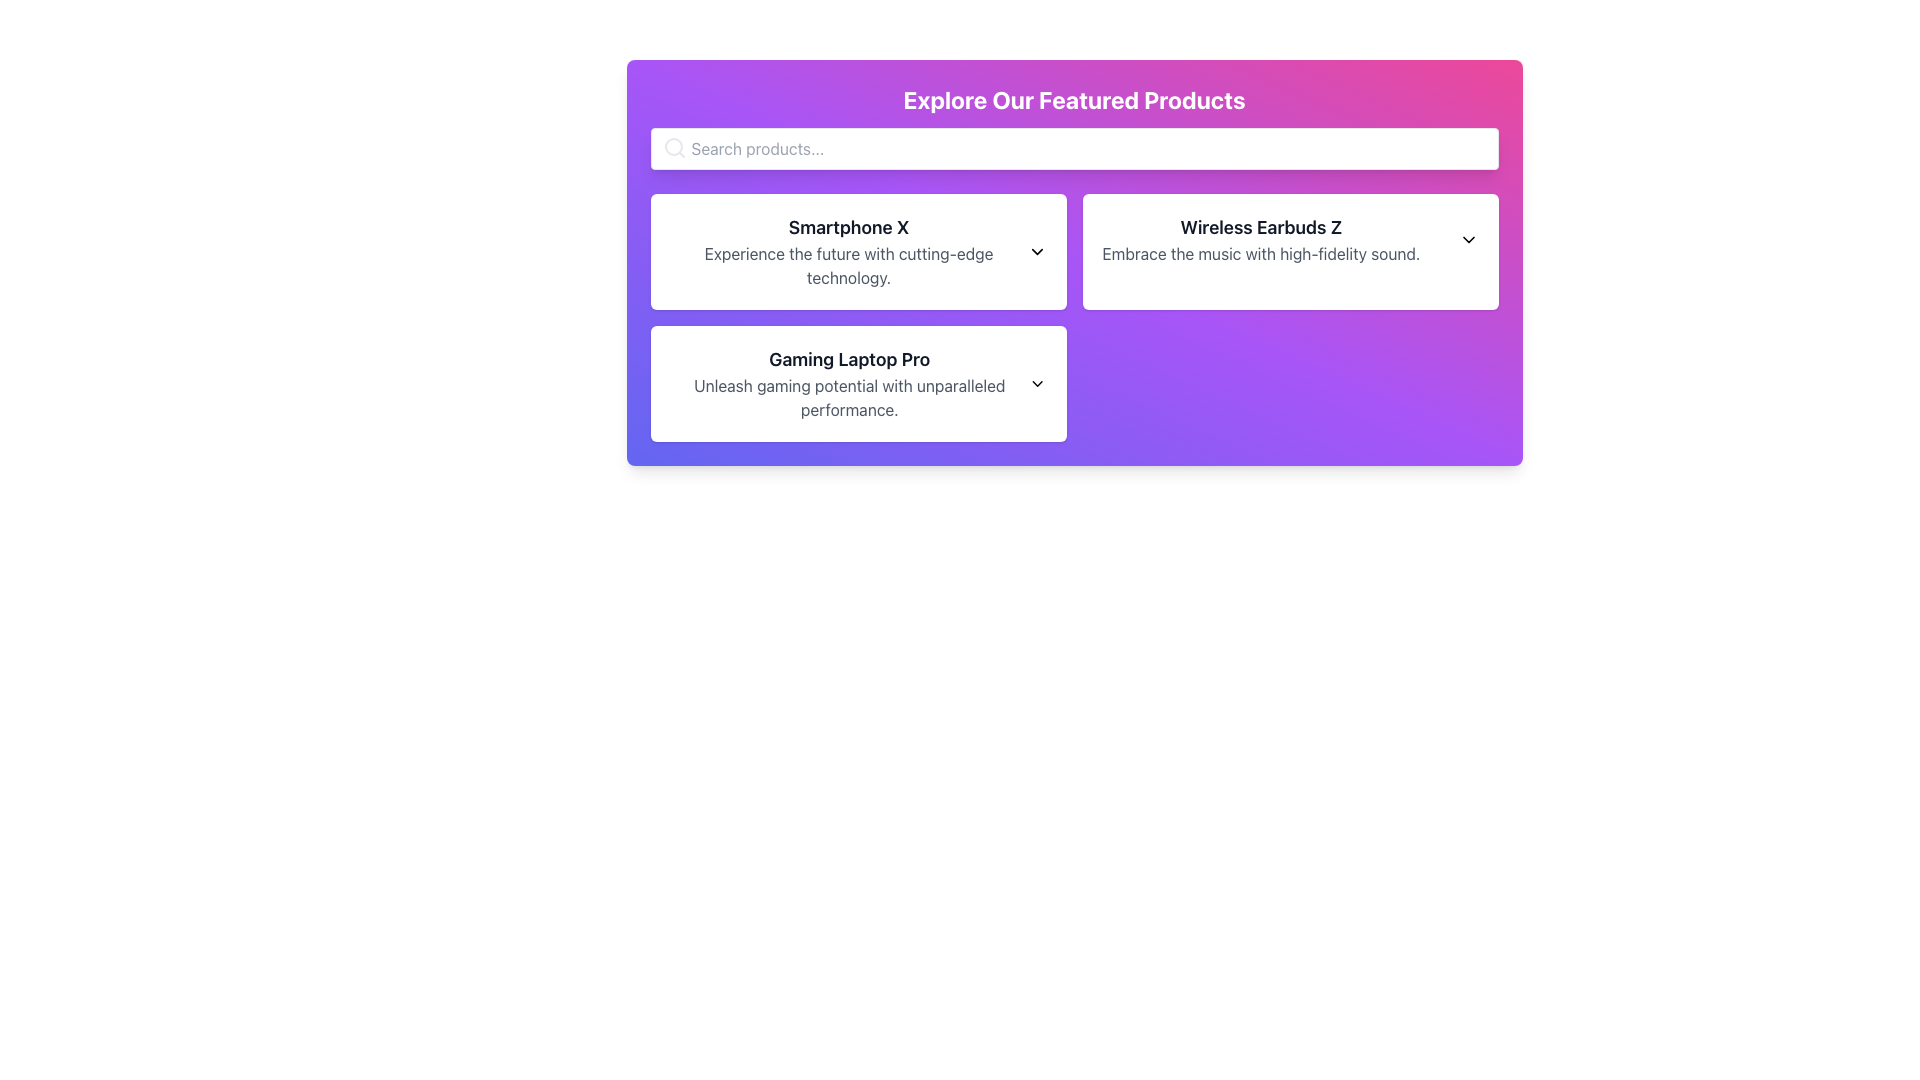 Image resolution: width=1920 pixels, height=1080 pixels. I want to click on text element that displays 'Embrace the music with high-fidelity sound.' located beneath the title 'Wireless Earbuds Z' in the featured products listing, so click(1260, 253).